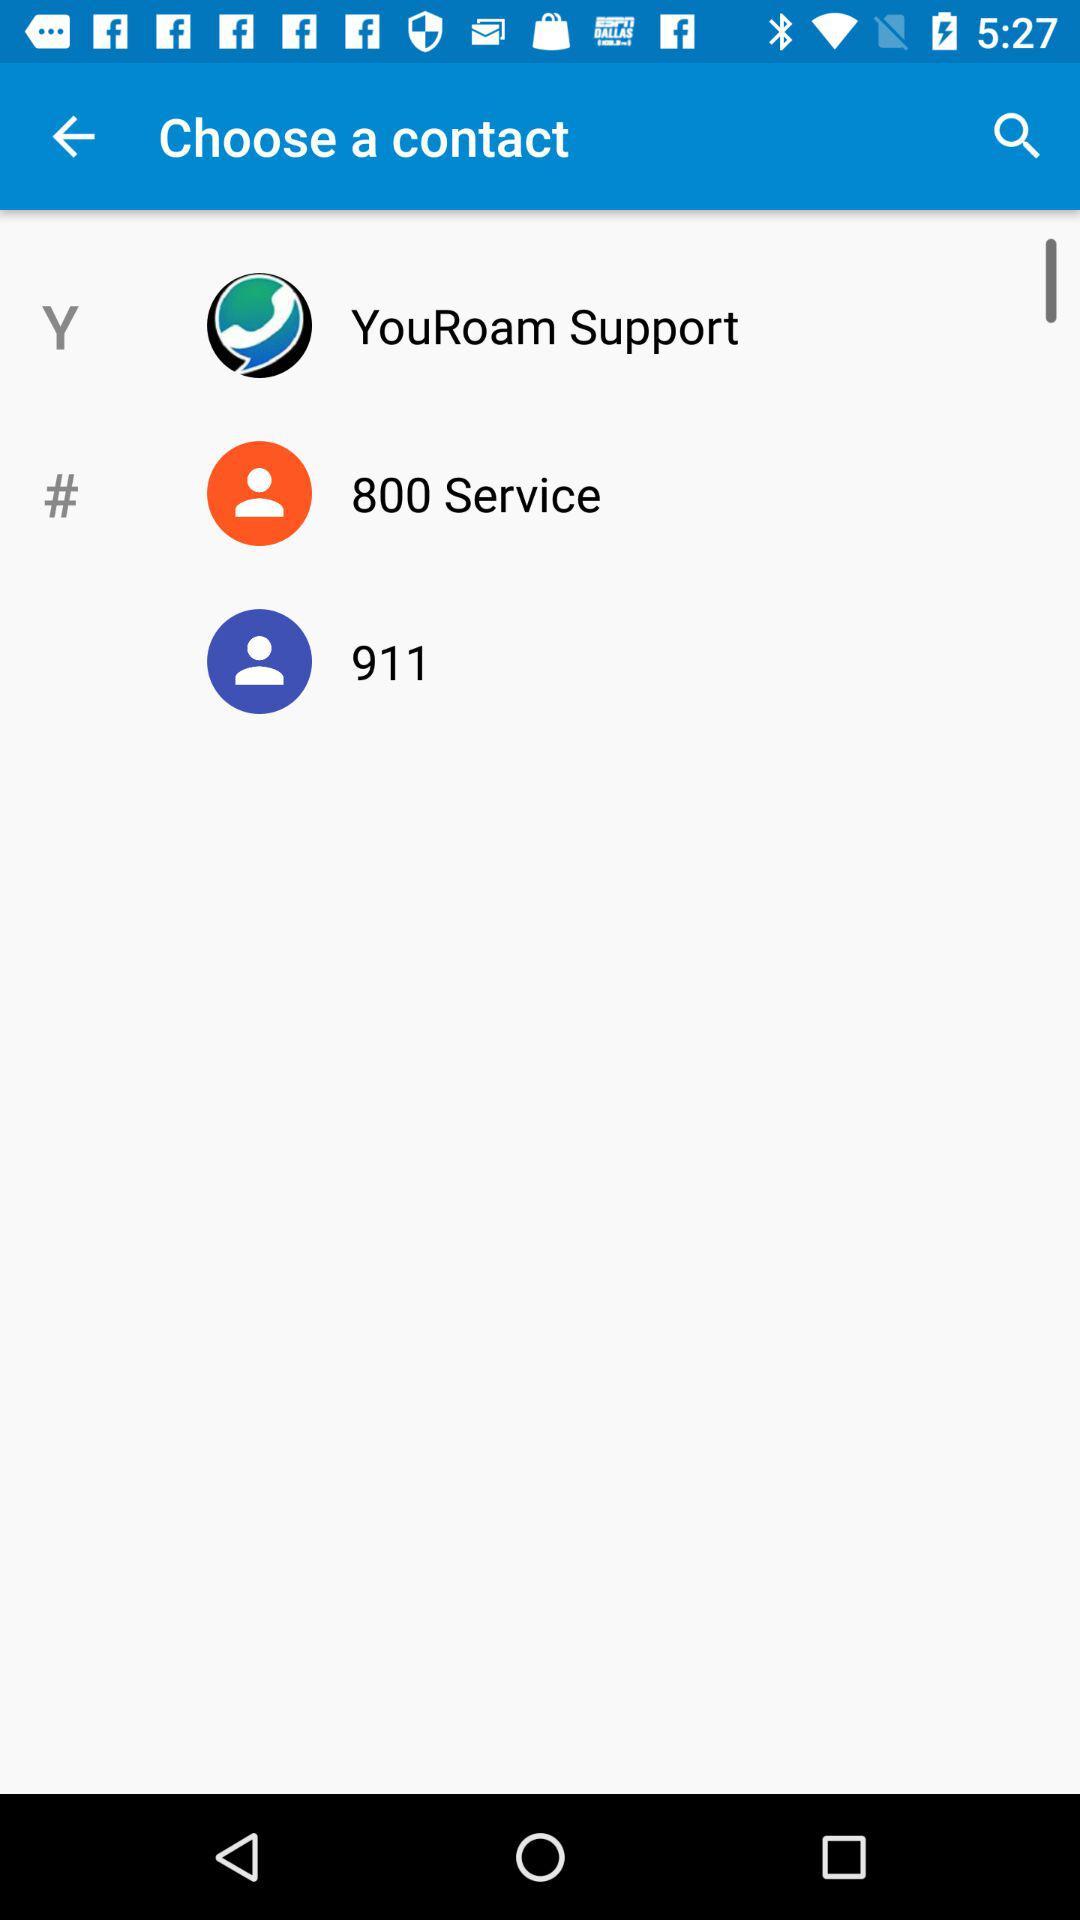 This screenshot has height=1920, width=1080. I want to click on the item to the right of the choose a contact app, so click(1017, 135).